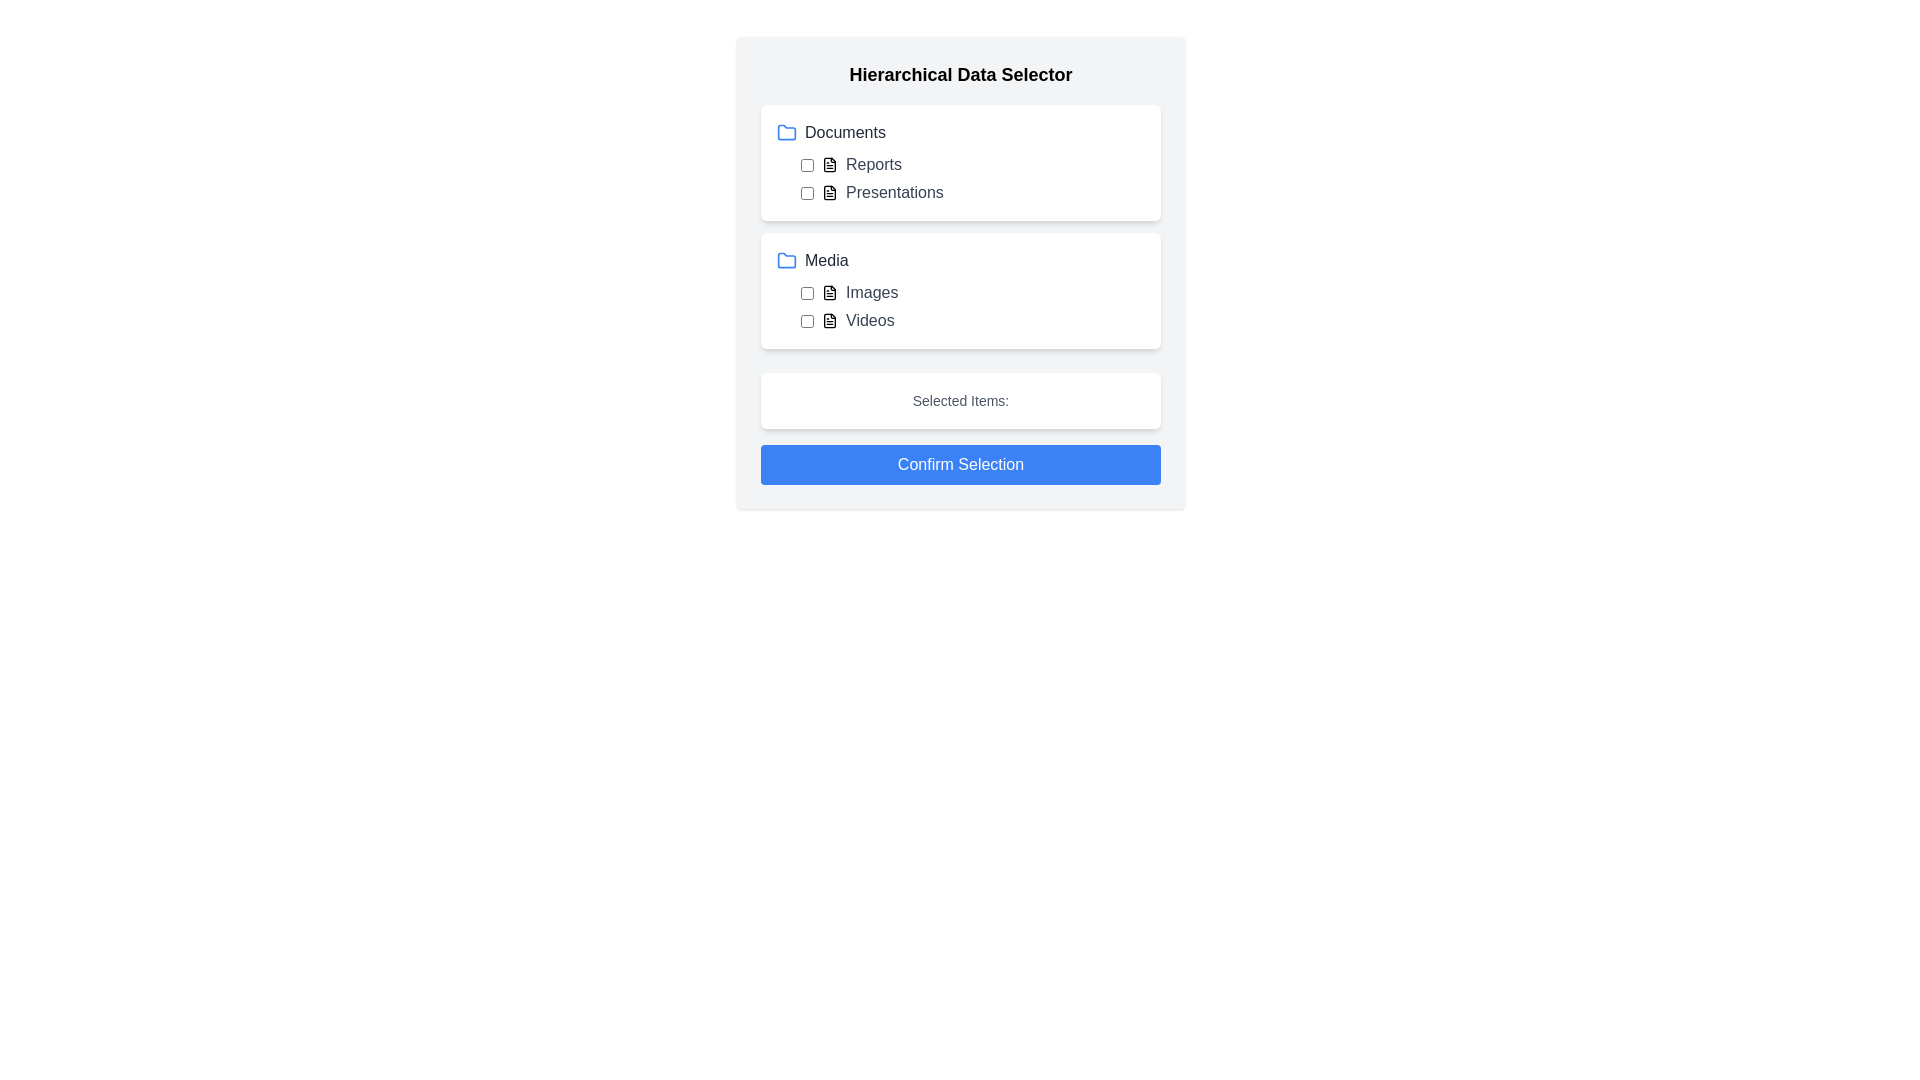 This screenshot has width=1920, height=1080. What do you see at coordinates (830, 319) in the screenshot?
I see `the document icon located to the left of the label 'Videos' in the Media folder section, which is styled in a monochromatic scheme and is positioned next to a checkbox` at bounding box center [830, 319].